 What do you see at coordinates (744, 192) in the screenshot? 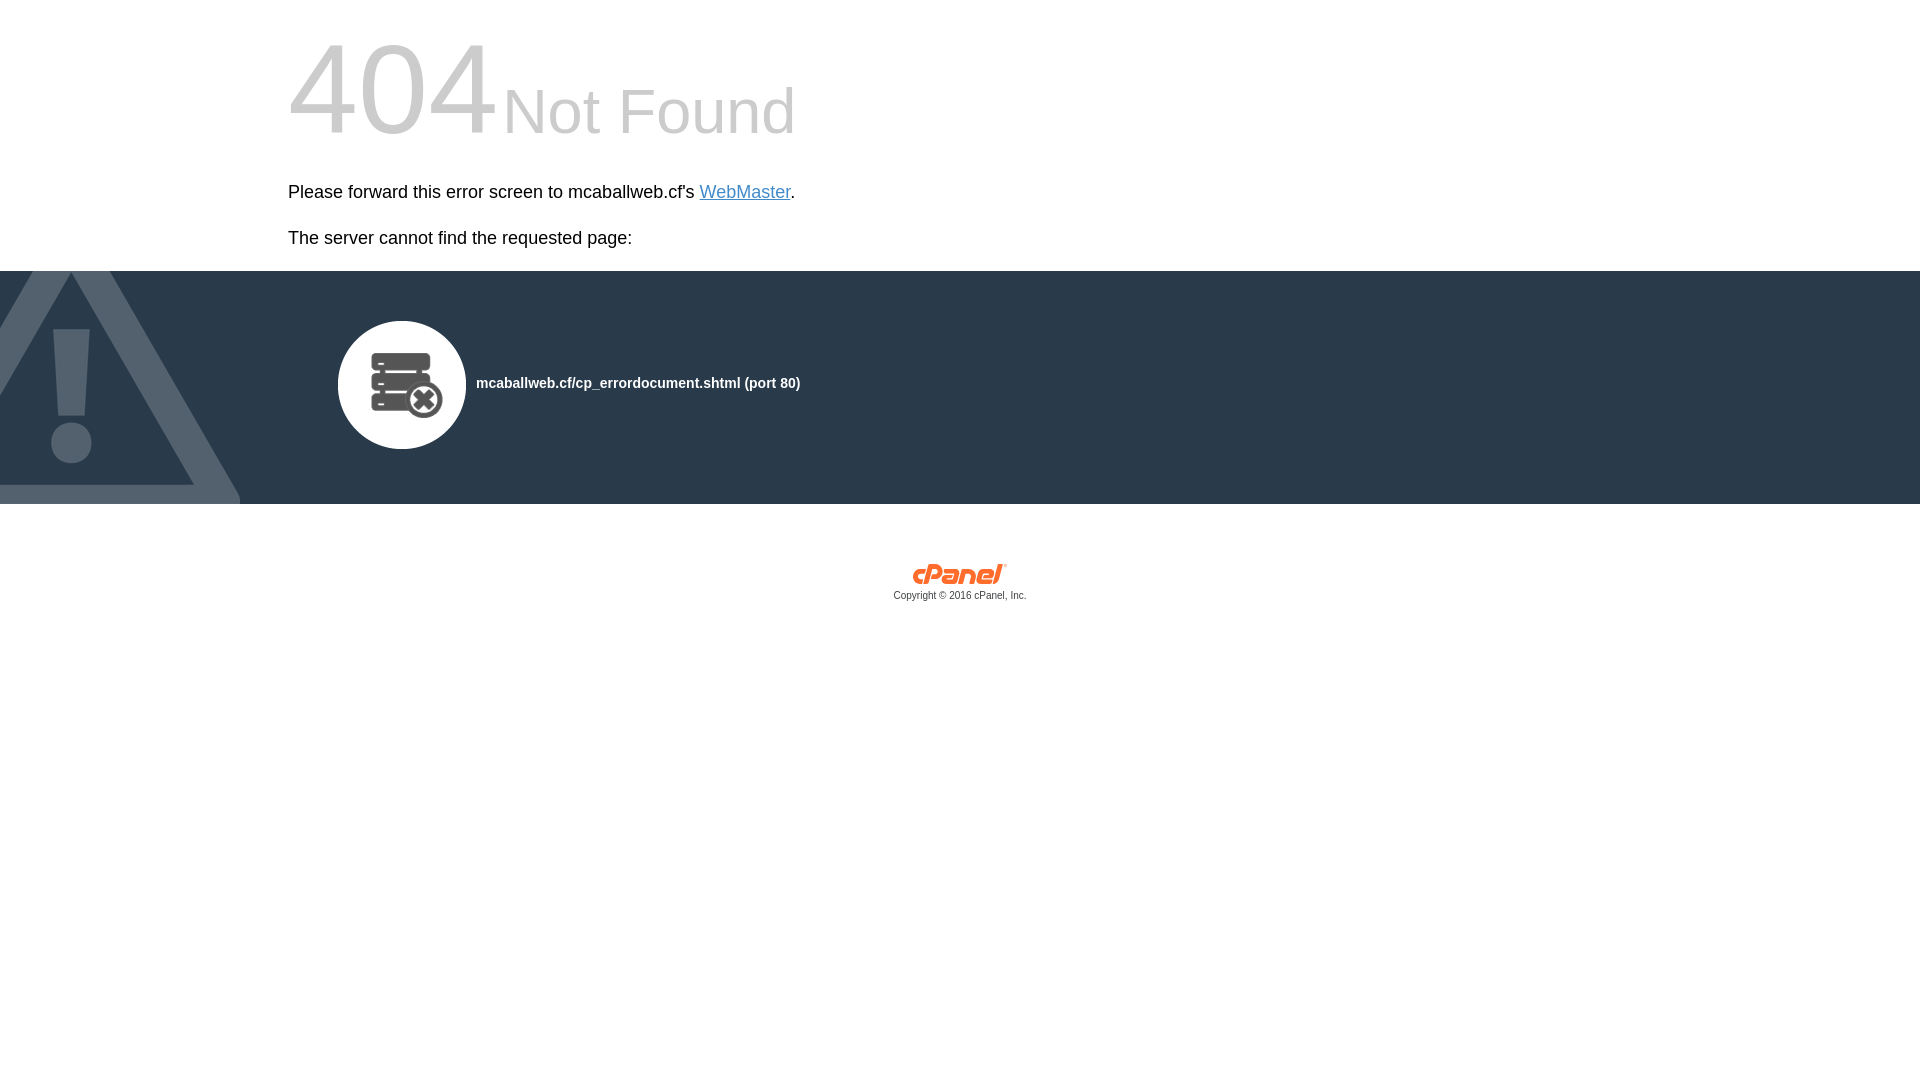
I see `'WebMaster'` at bounding box center [744, 192].